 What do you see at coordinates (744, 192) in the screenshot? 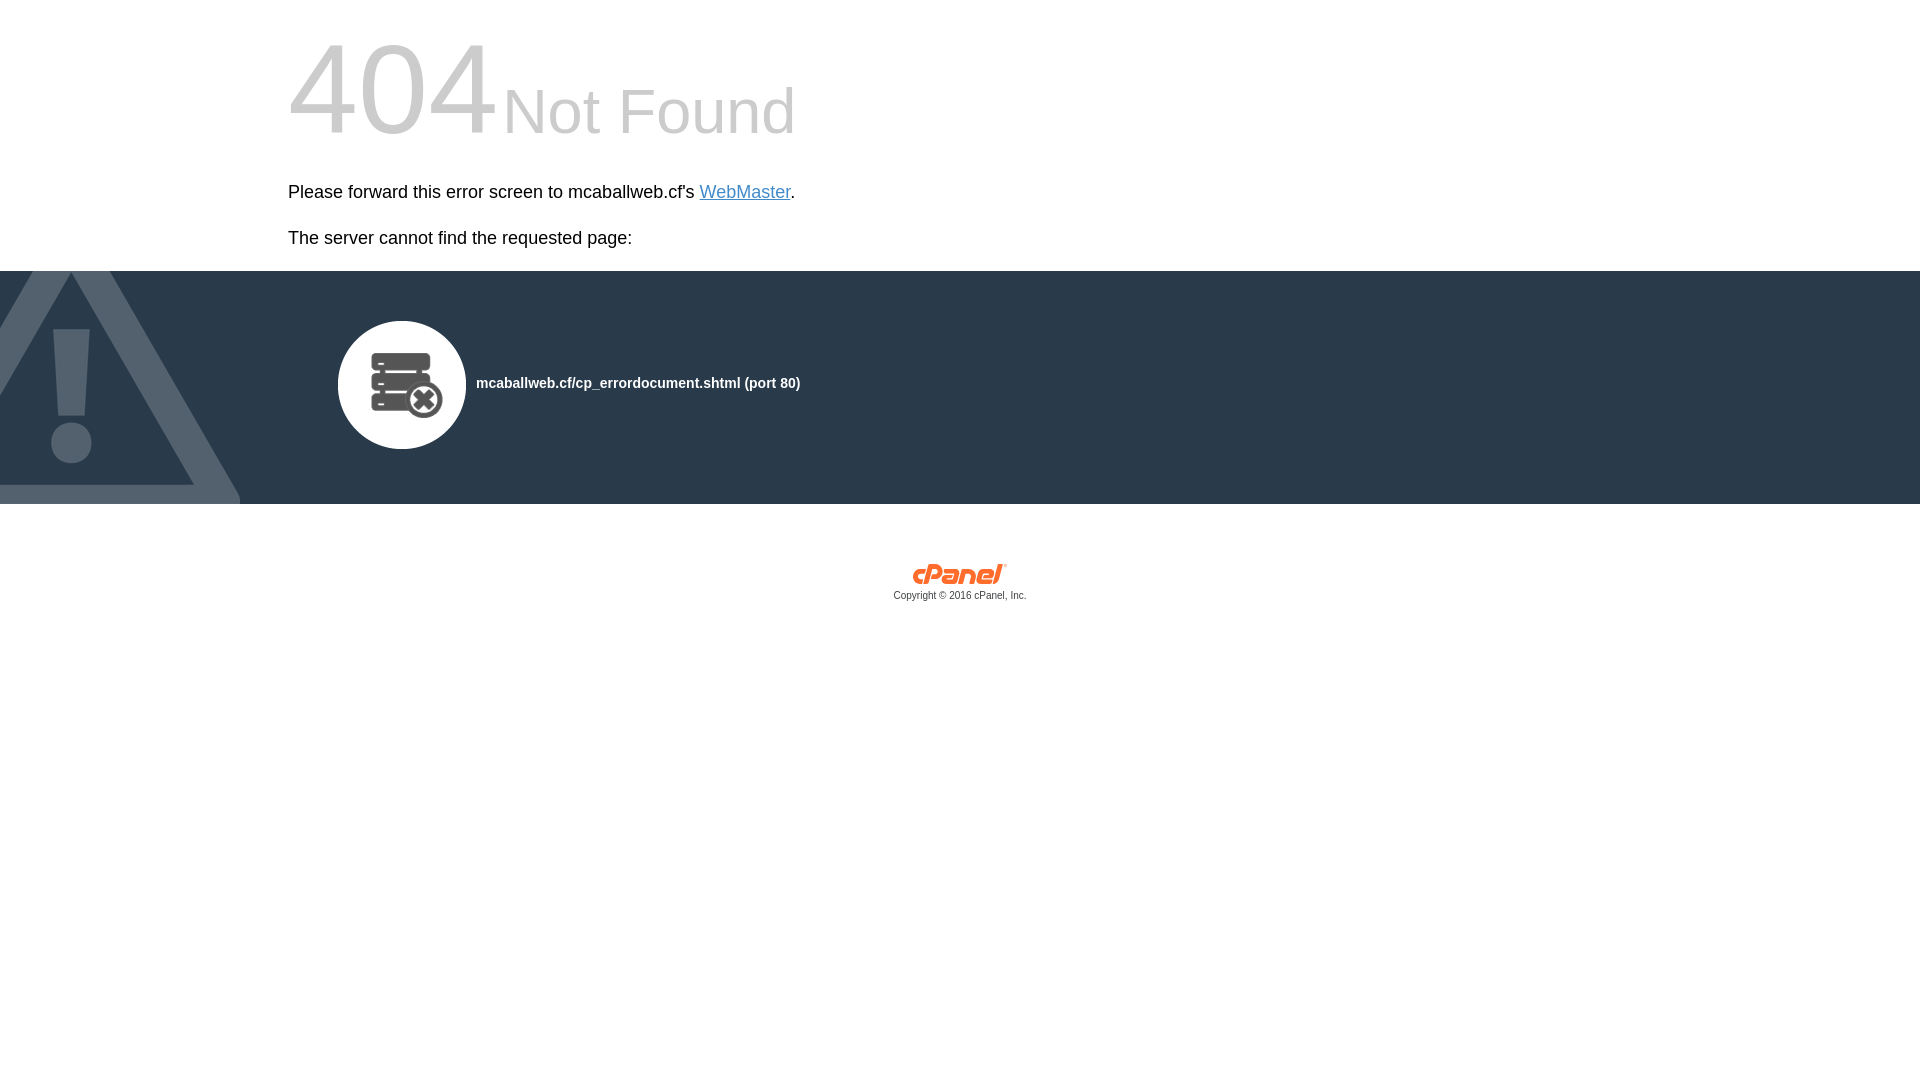
I see `'WebMaster'` at bounding box center [744, 192].